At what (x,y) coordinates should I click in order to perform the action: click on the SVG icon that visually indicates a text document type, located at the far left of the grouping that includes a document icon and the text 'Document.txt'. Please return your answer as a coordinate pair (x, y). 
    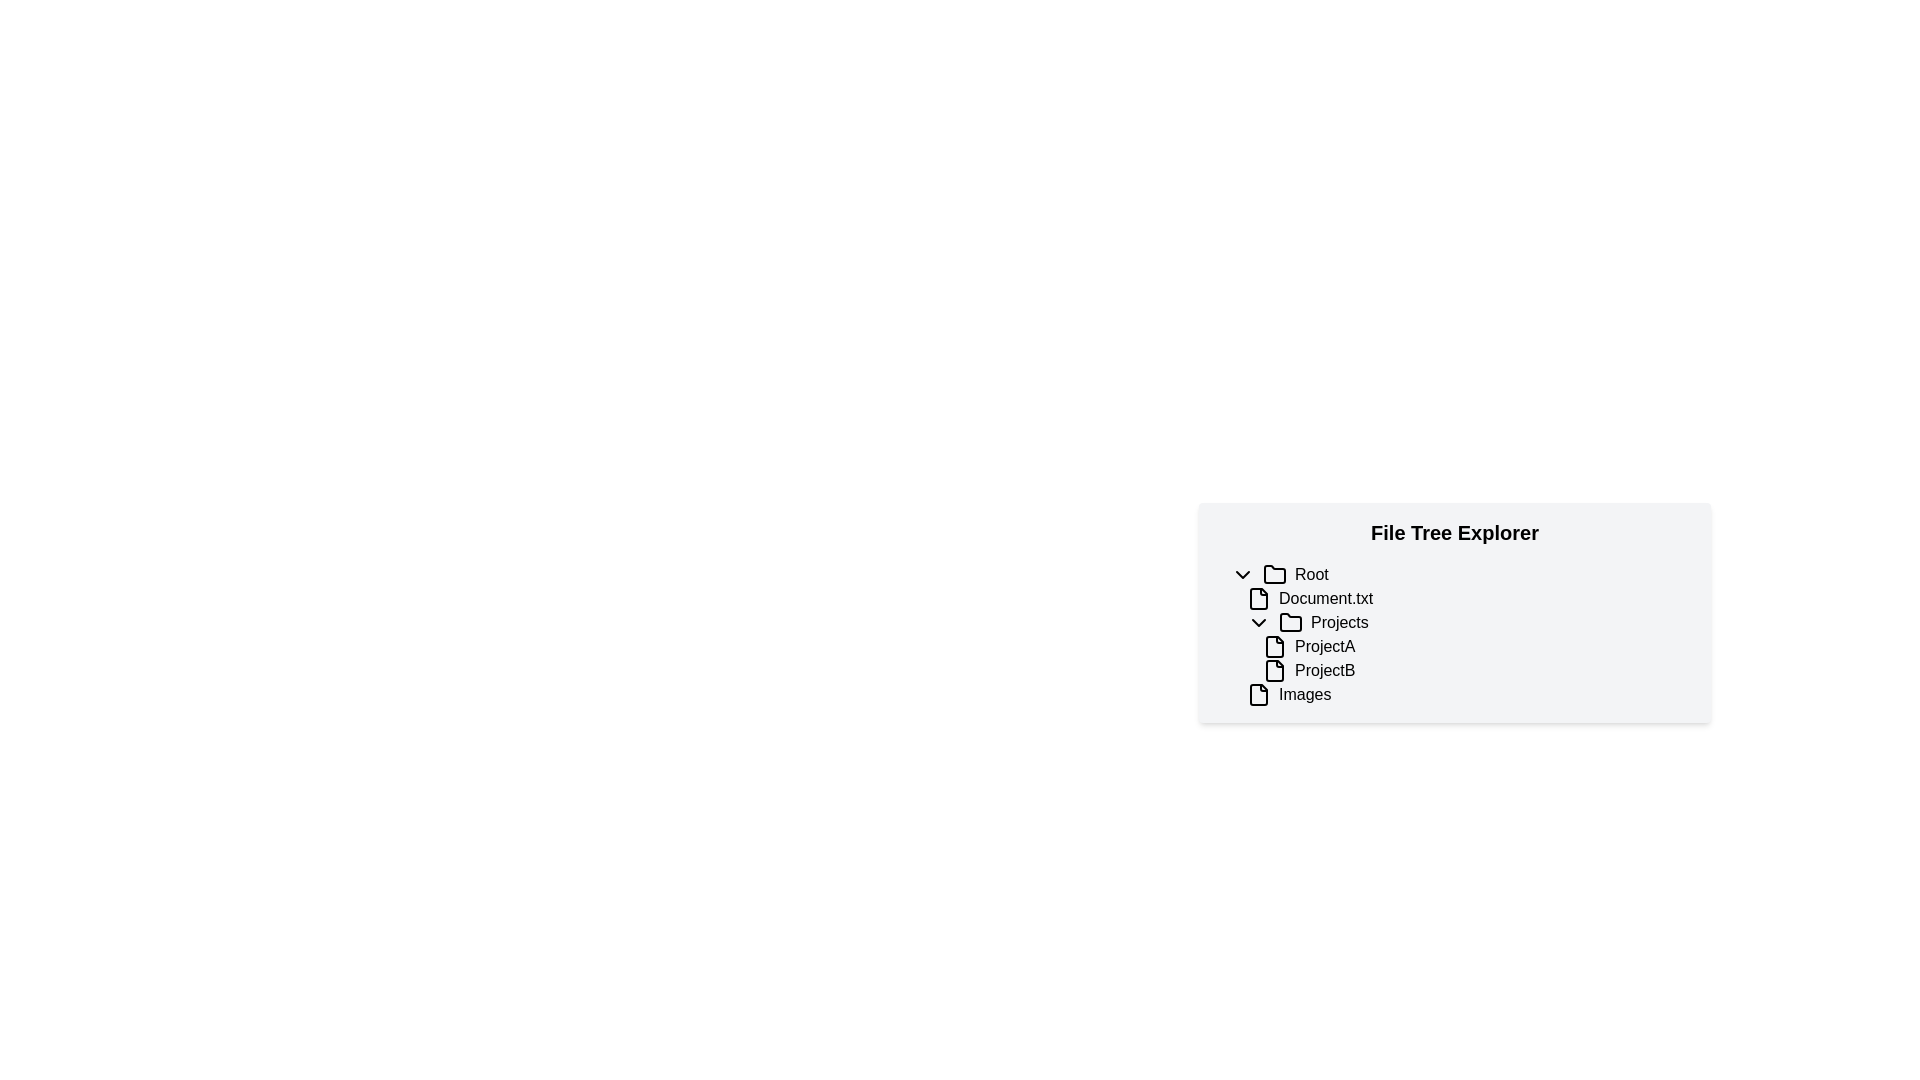
    Looking at the image, I should click on (1257, 597).